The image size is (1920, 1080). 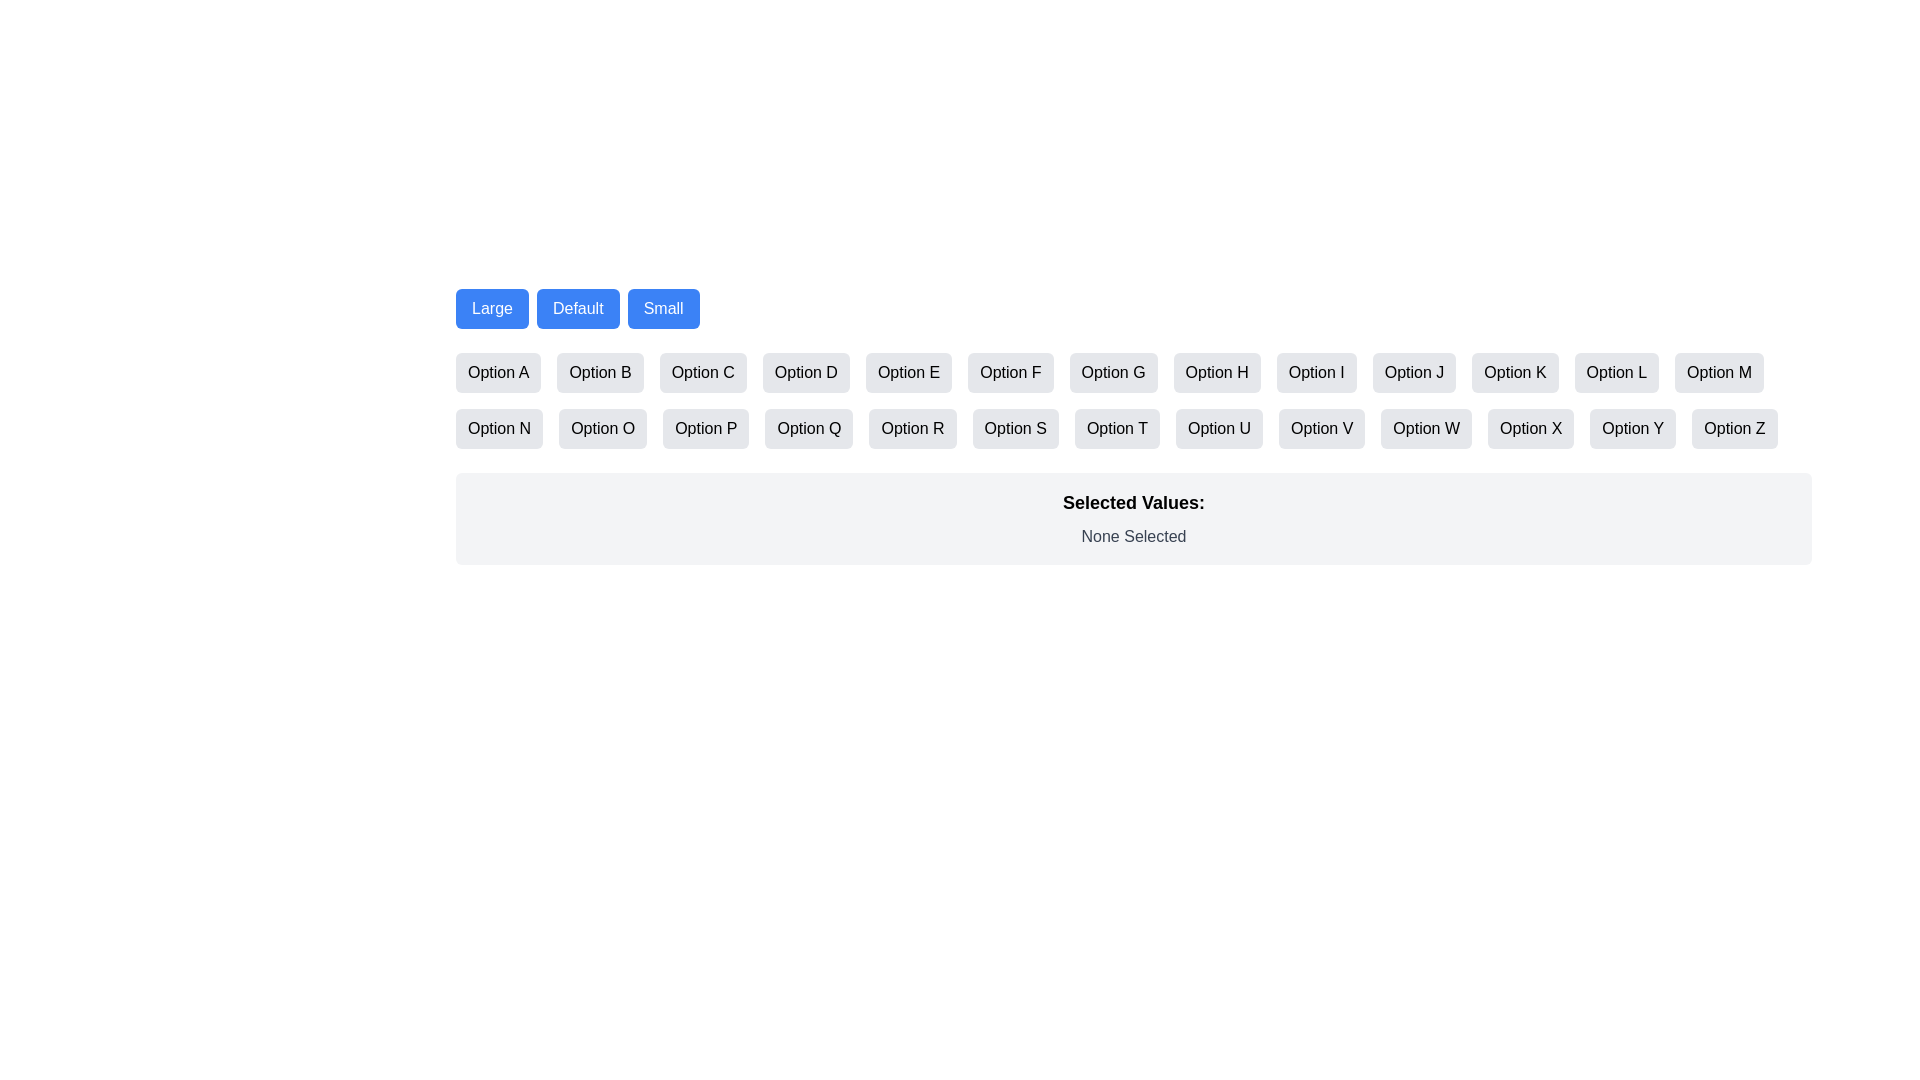 What do you see at coordinates (703, 373) in the screenshot?
I see `the option labeled 'Option C' for interaction, which is the third item in the first row of a grid of selectable options` at bounding box center [703, 373].